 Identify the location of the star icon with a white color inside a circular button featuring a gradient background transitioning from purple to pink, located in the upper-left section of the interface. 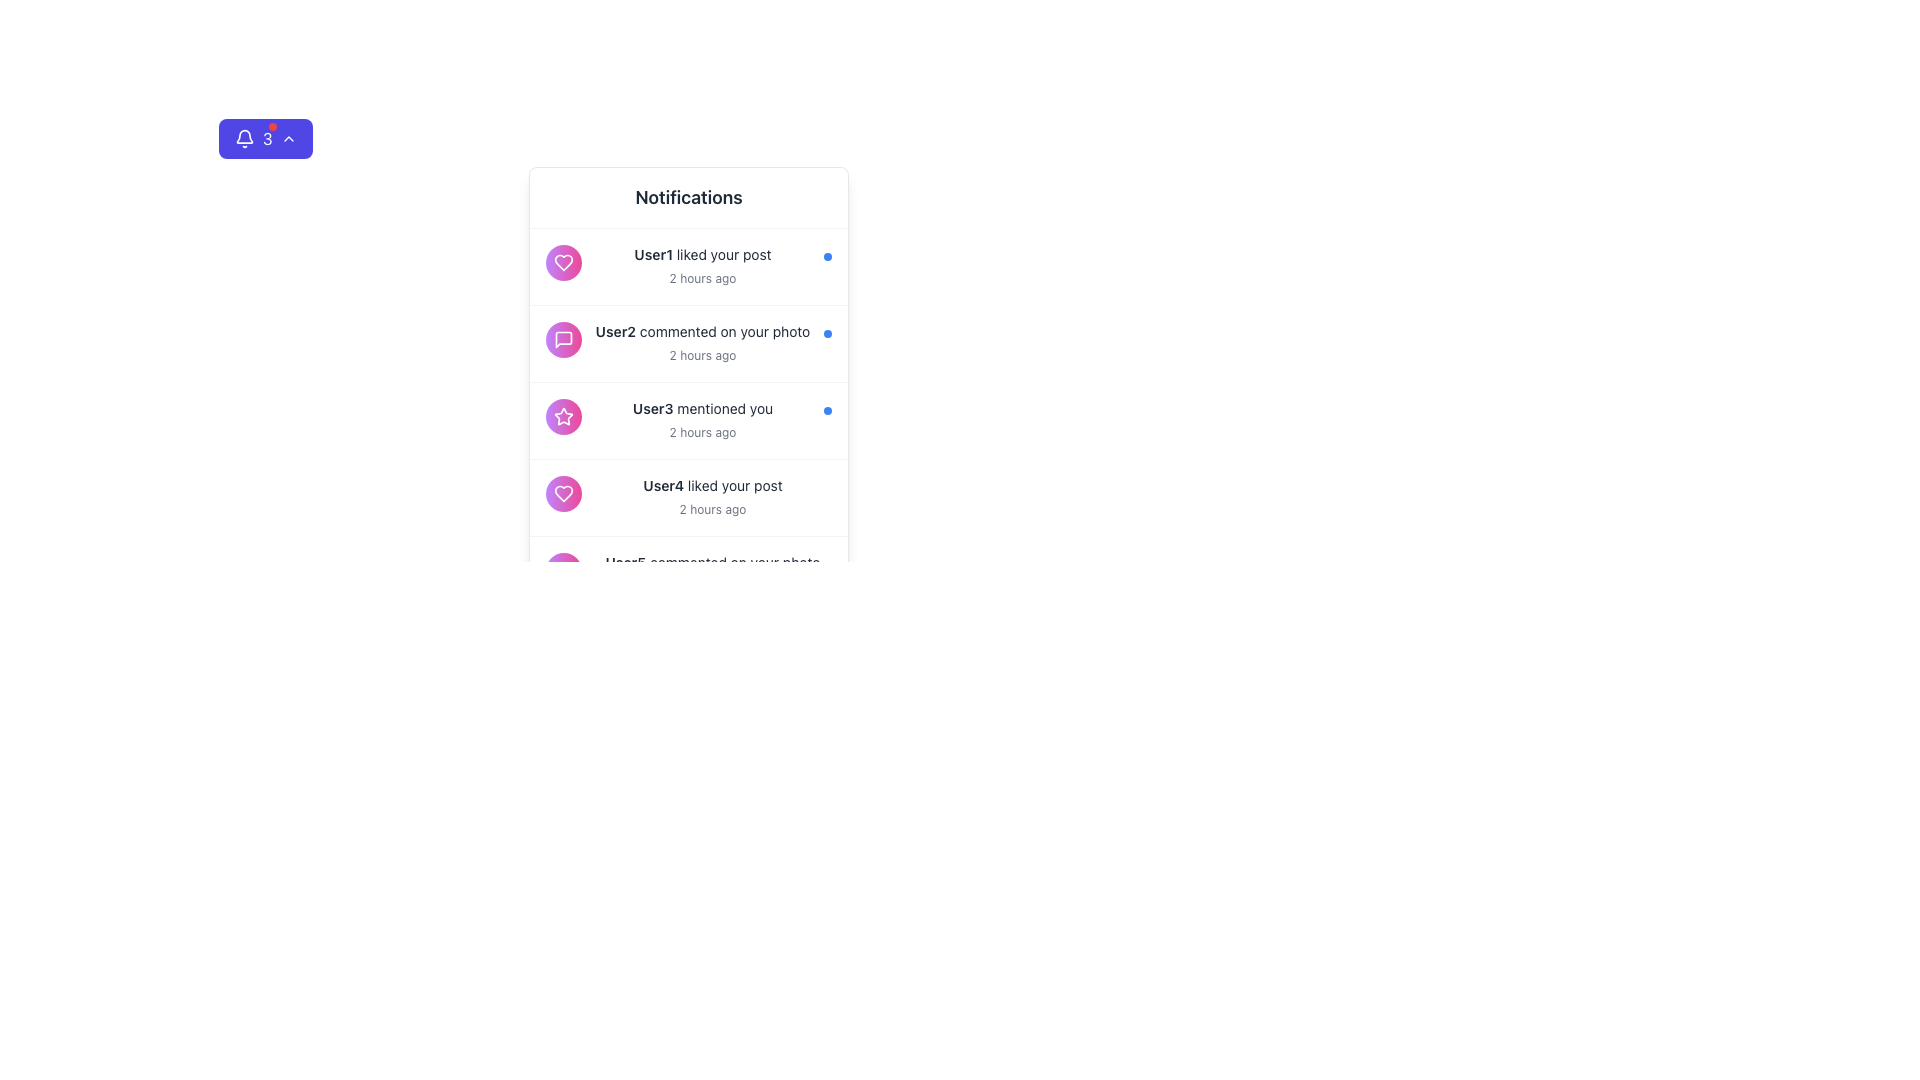
(563, 415).